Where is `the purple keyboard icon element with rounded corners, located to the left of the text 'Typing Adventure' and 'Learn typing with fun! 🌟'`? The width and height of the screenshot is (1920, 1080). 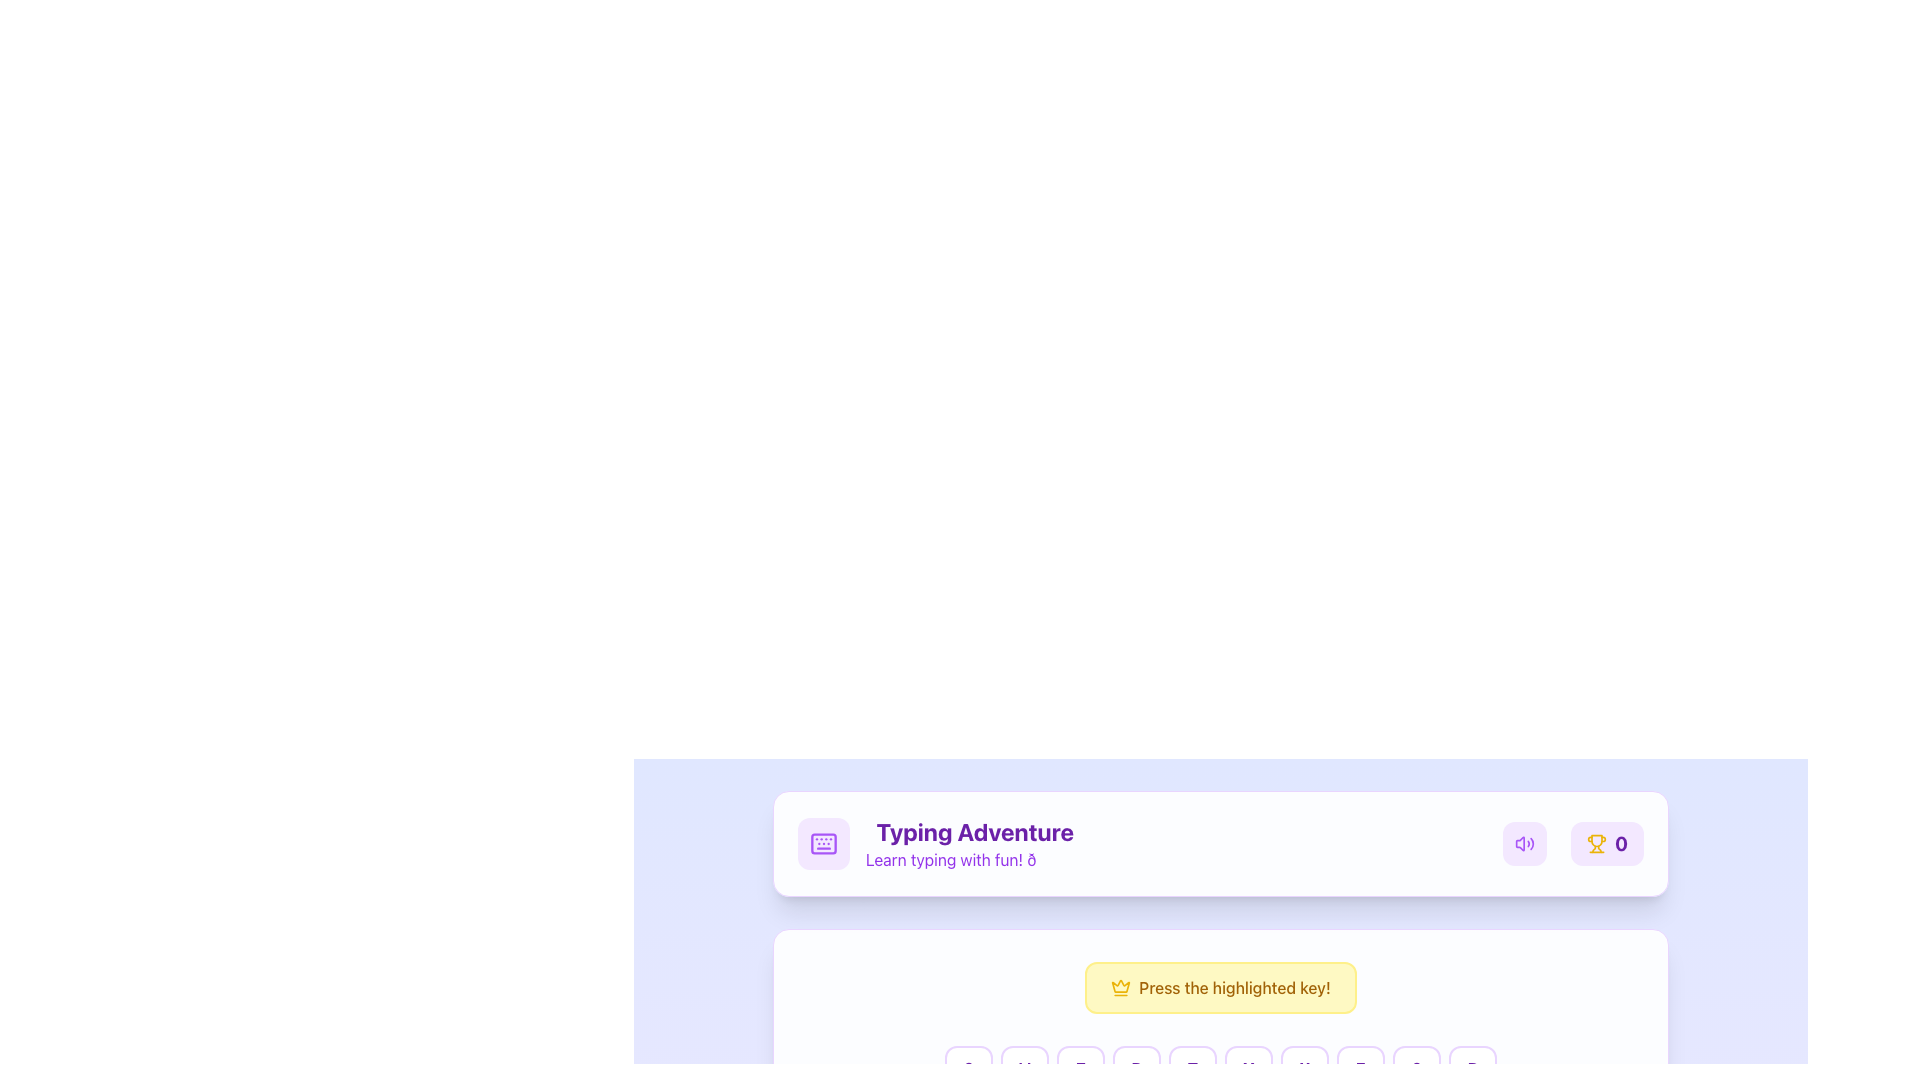
the purple keyboard icon element with rounded corners, located to the left of the text 'Typing Adventure' and 'Learn typing with fun! 🌟' is located at coordinates (824, 844).